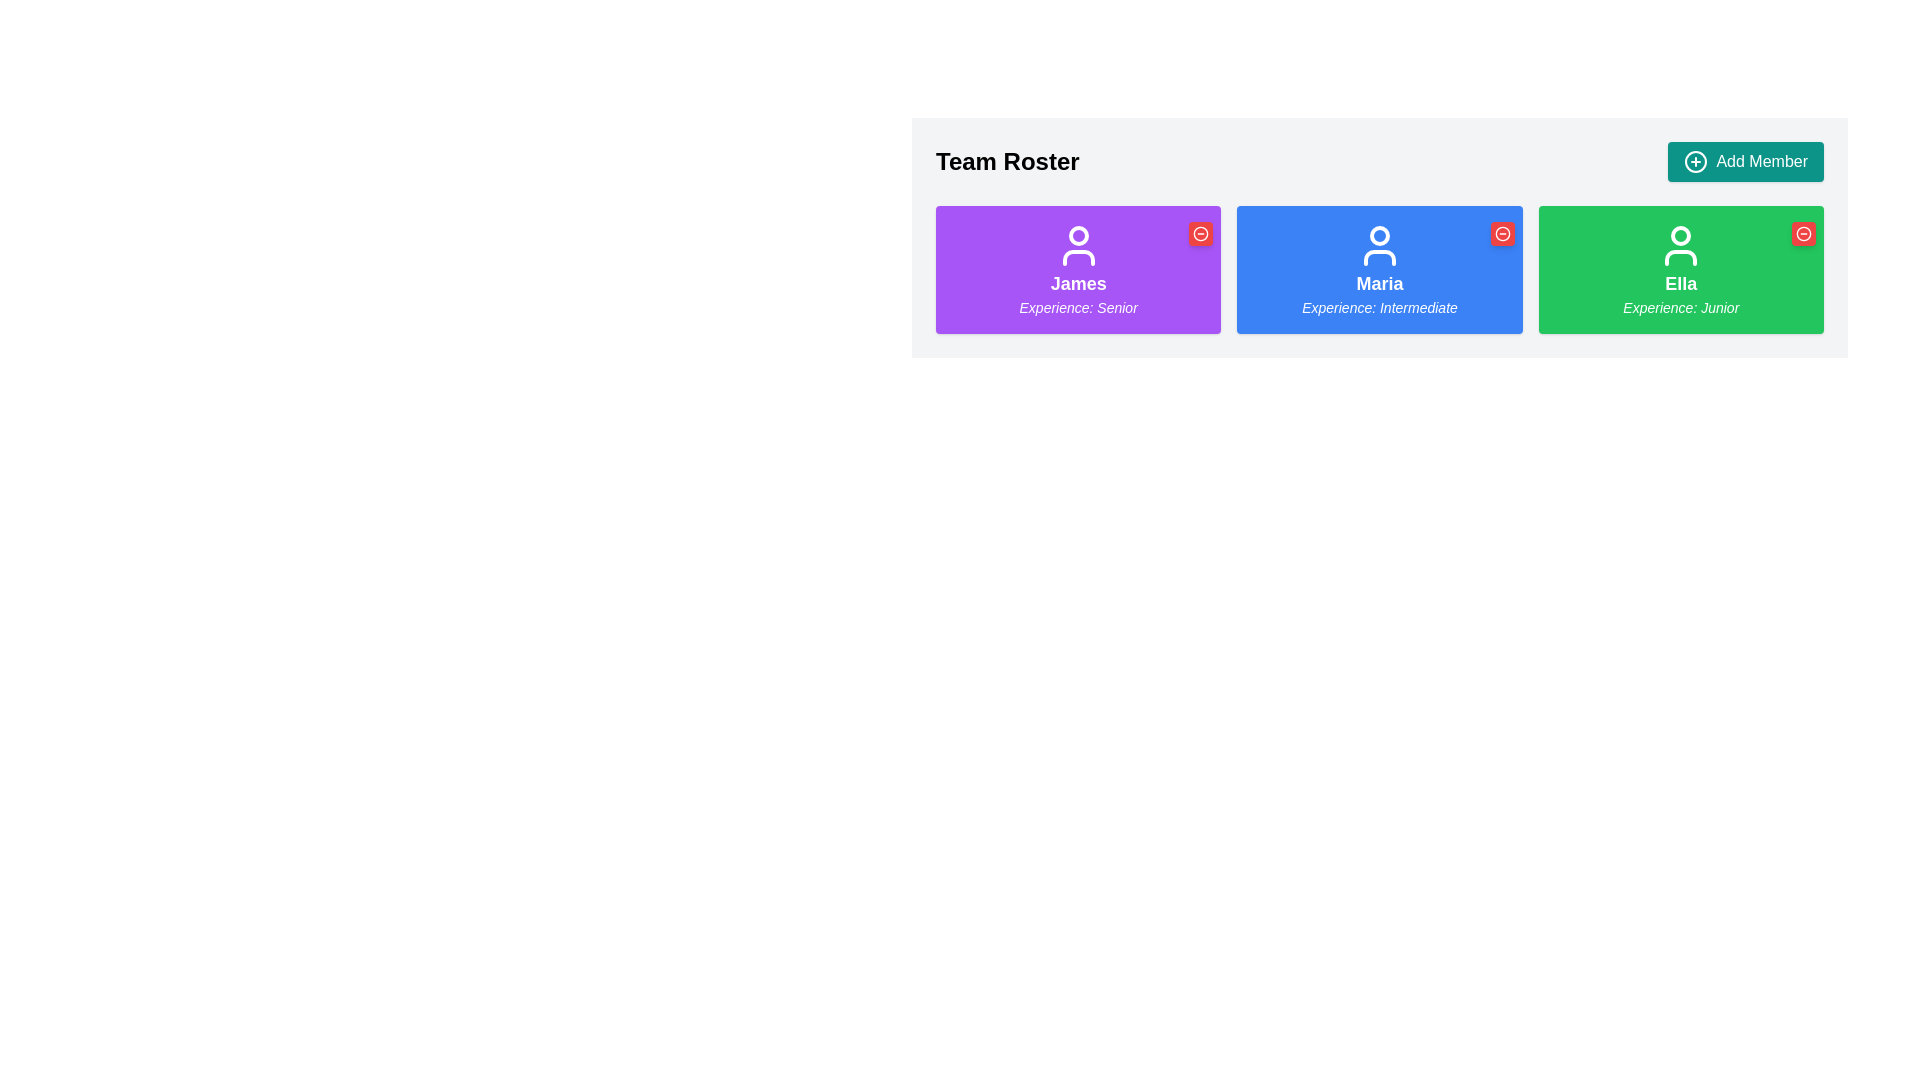 This screenshot has width=1920, height=1080. What do you see at coordinates (1077, 308) in the screenshot?
I see `the italicized text label displaying 'Experience: Senior' located below the bold label 'James' in the purple card to trigger a tooltip or highlight` at bounding box center [1077, 308].